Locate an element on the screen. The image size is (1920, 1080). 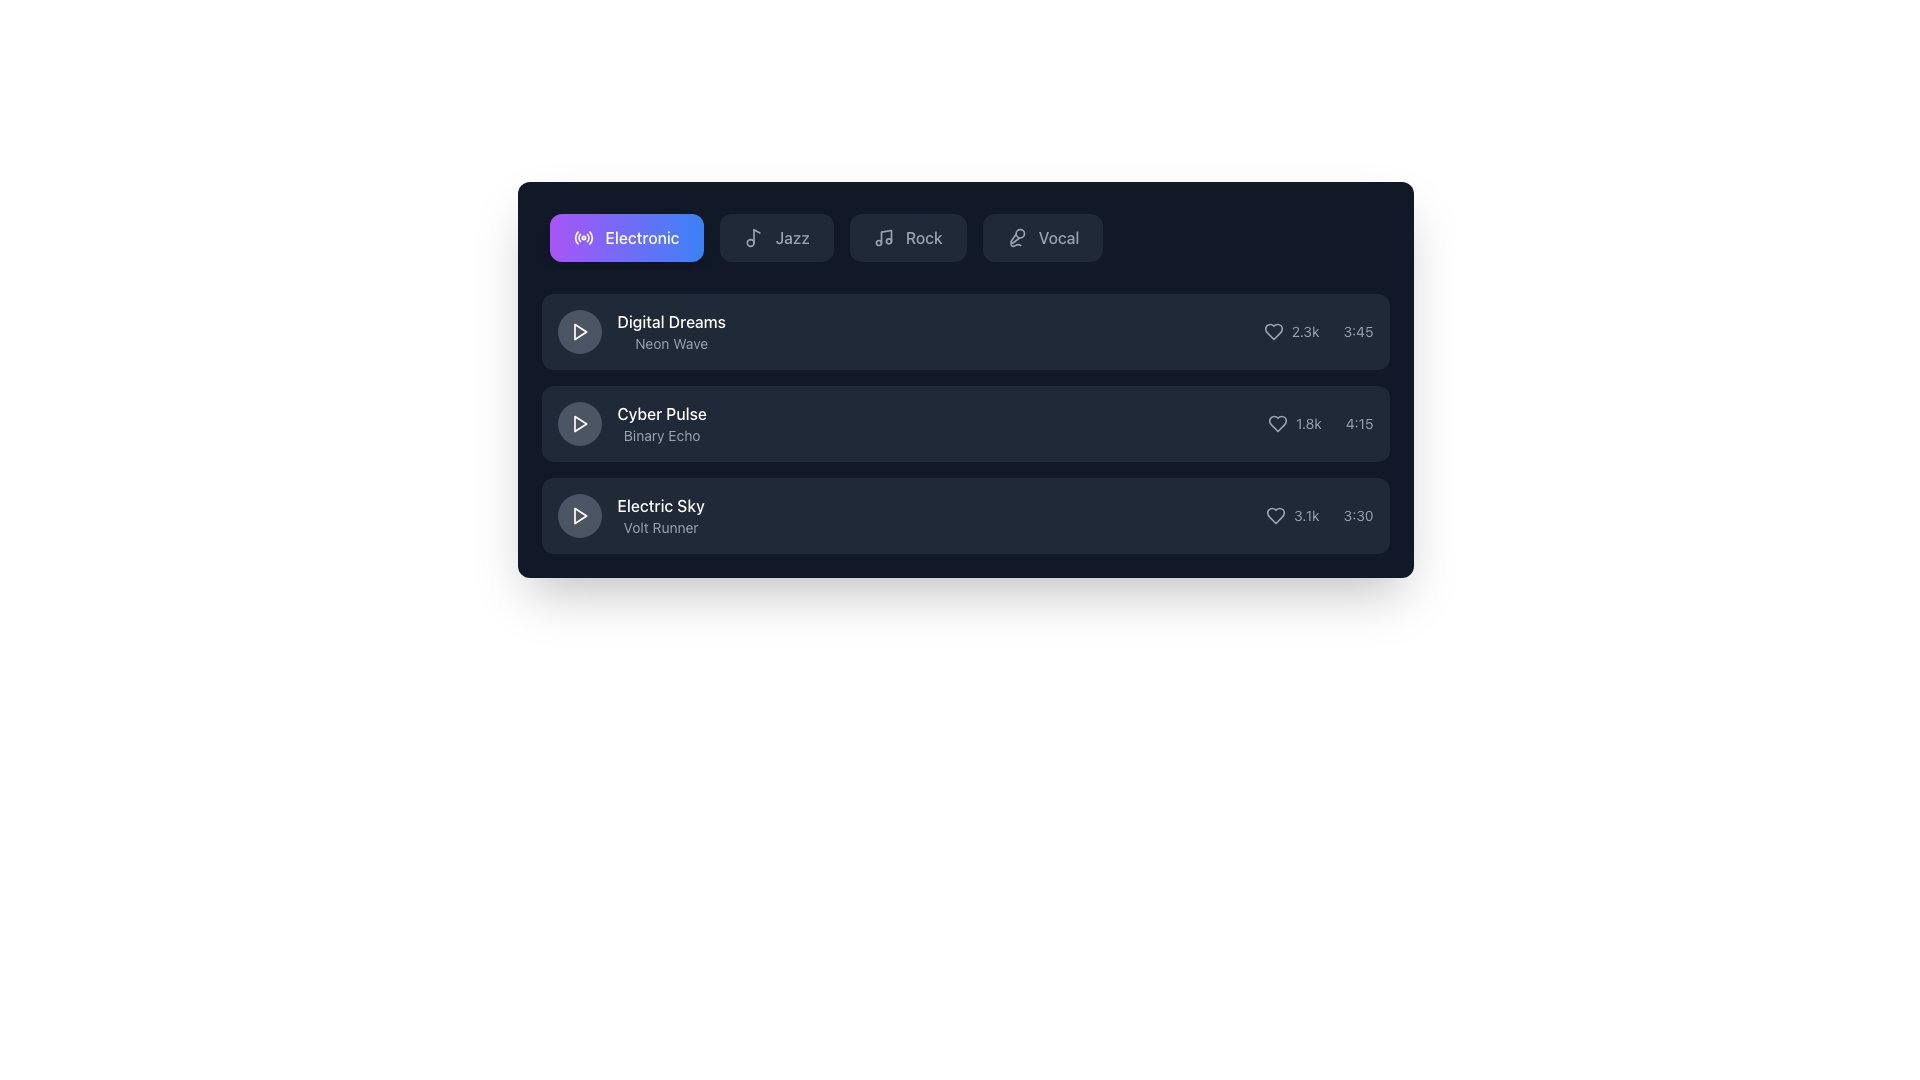
the third track entry is located at coordinates (965, 515).